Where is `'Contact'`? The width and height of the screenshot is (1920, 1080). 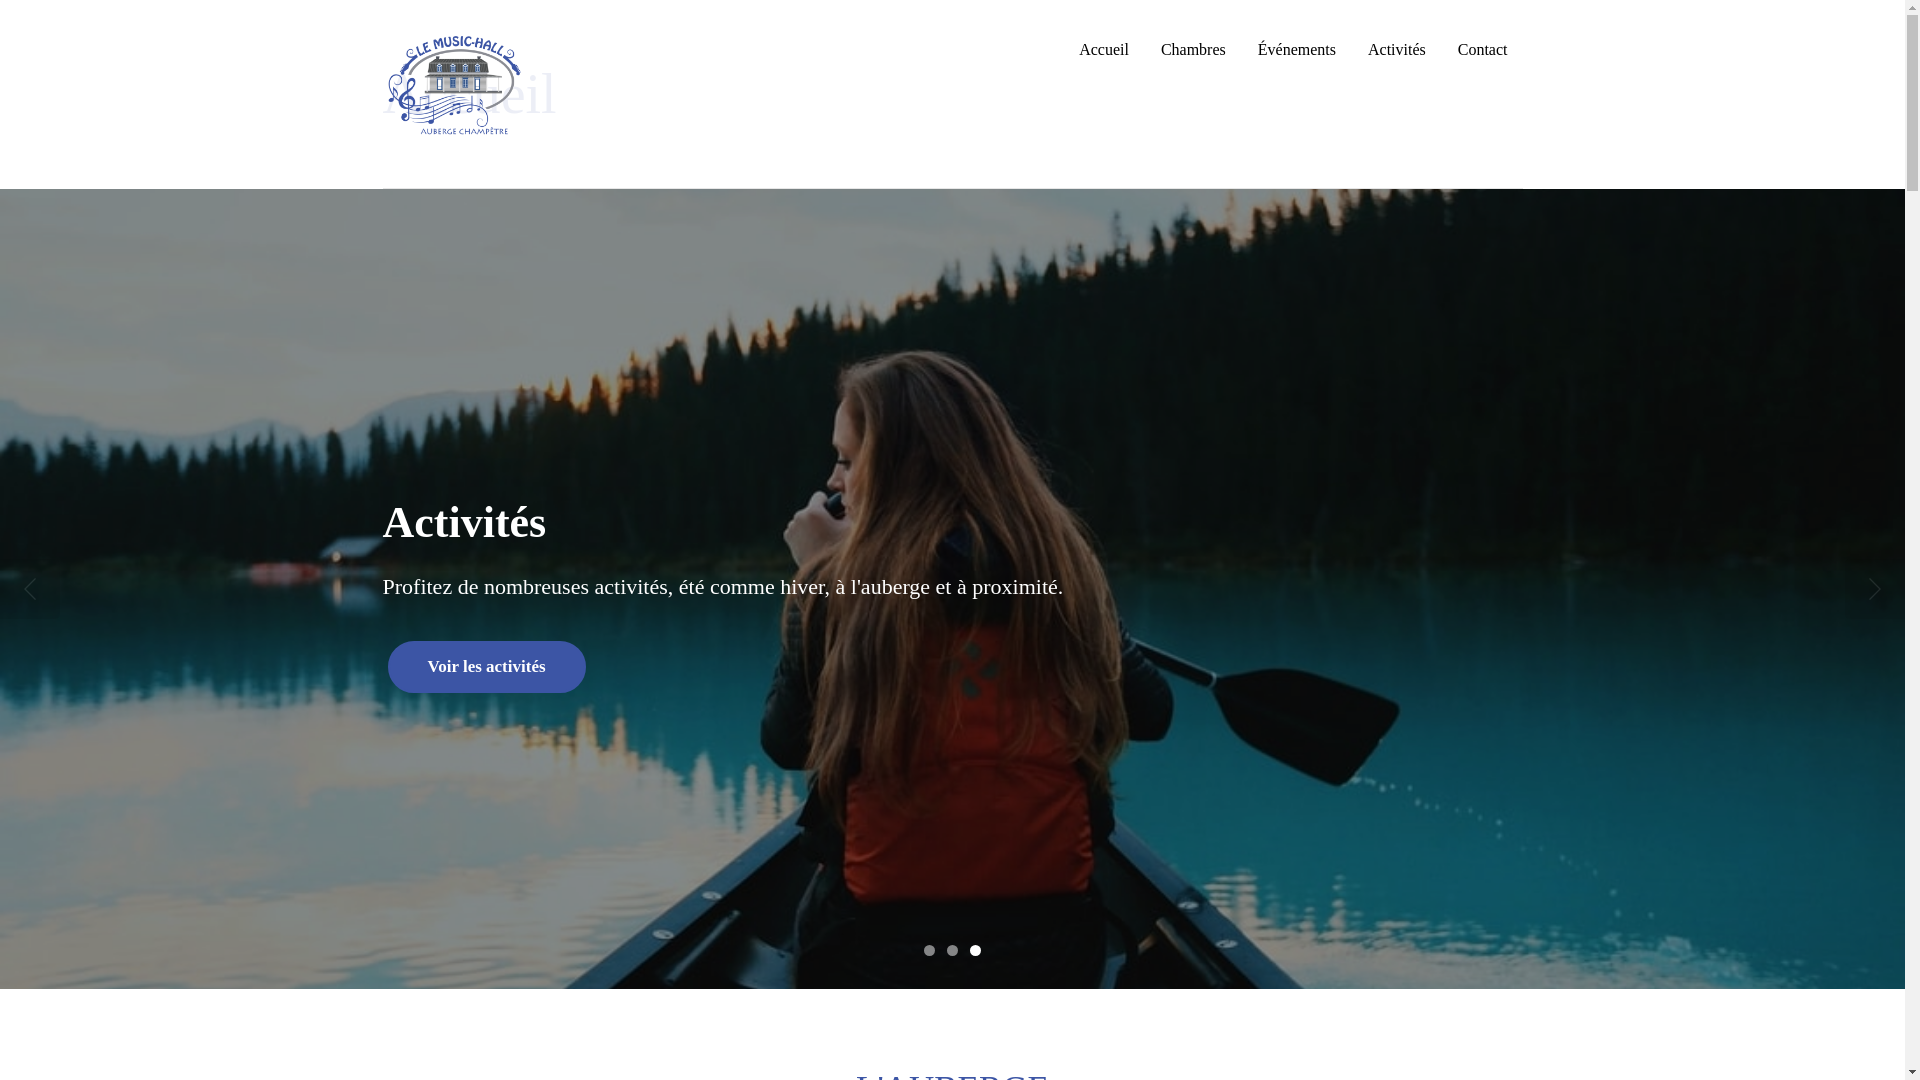 'Contact' is located at coordinates (1483, 49).